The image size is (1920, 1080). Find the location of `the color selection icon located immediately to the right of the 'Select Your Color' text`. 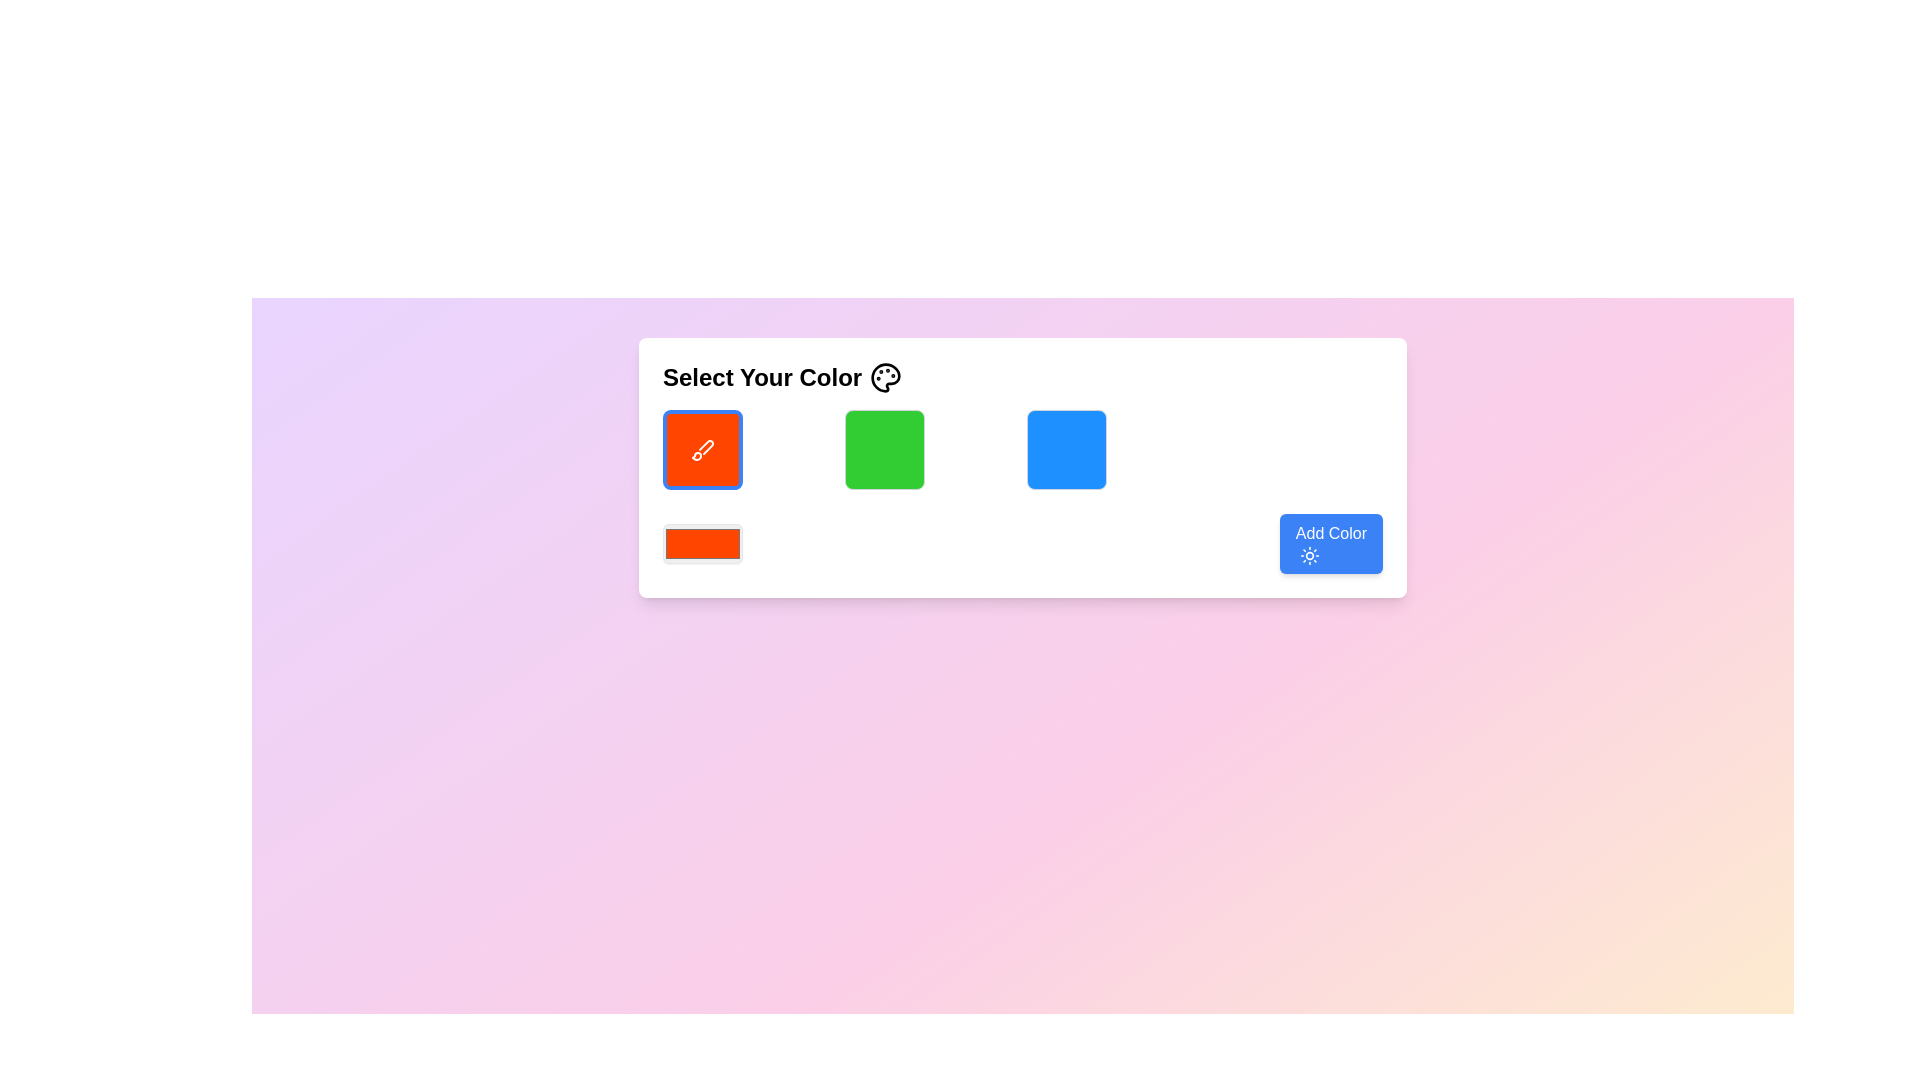

the color selection icon located immediately to the right of the 'Select Your Color' text is located at coordinates (885, 378).